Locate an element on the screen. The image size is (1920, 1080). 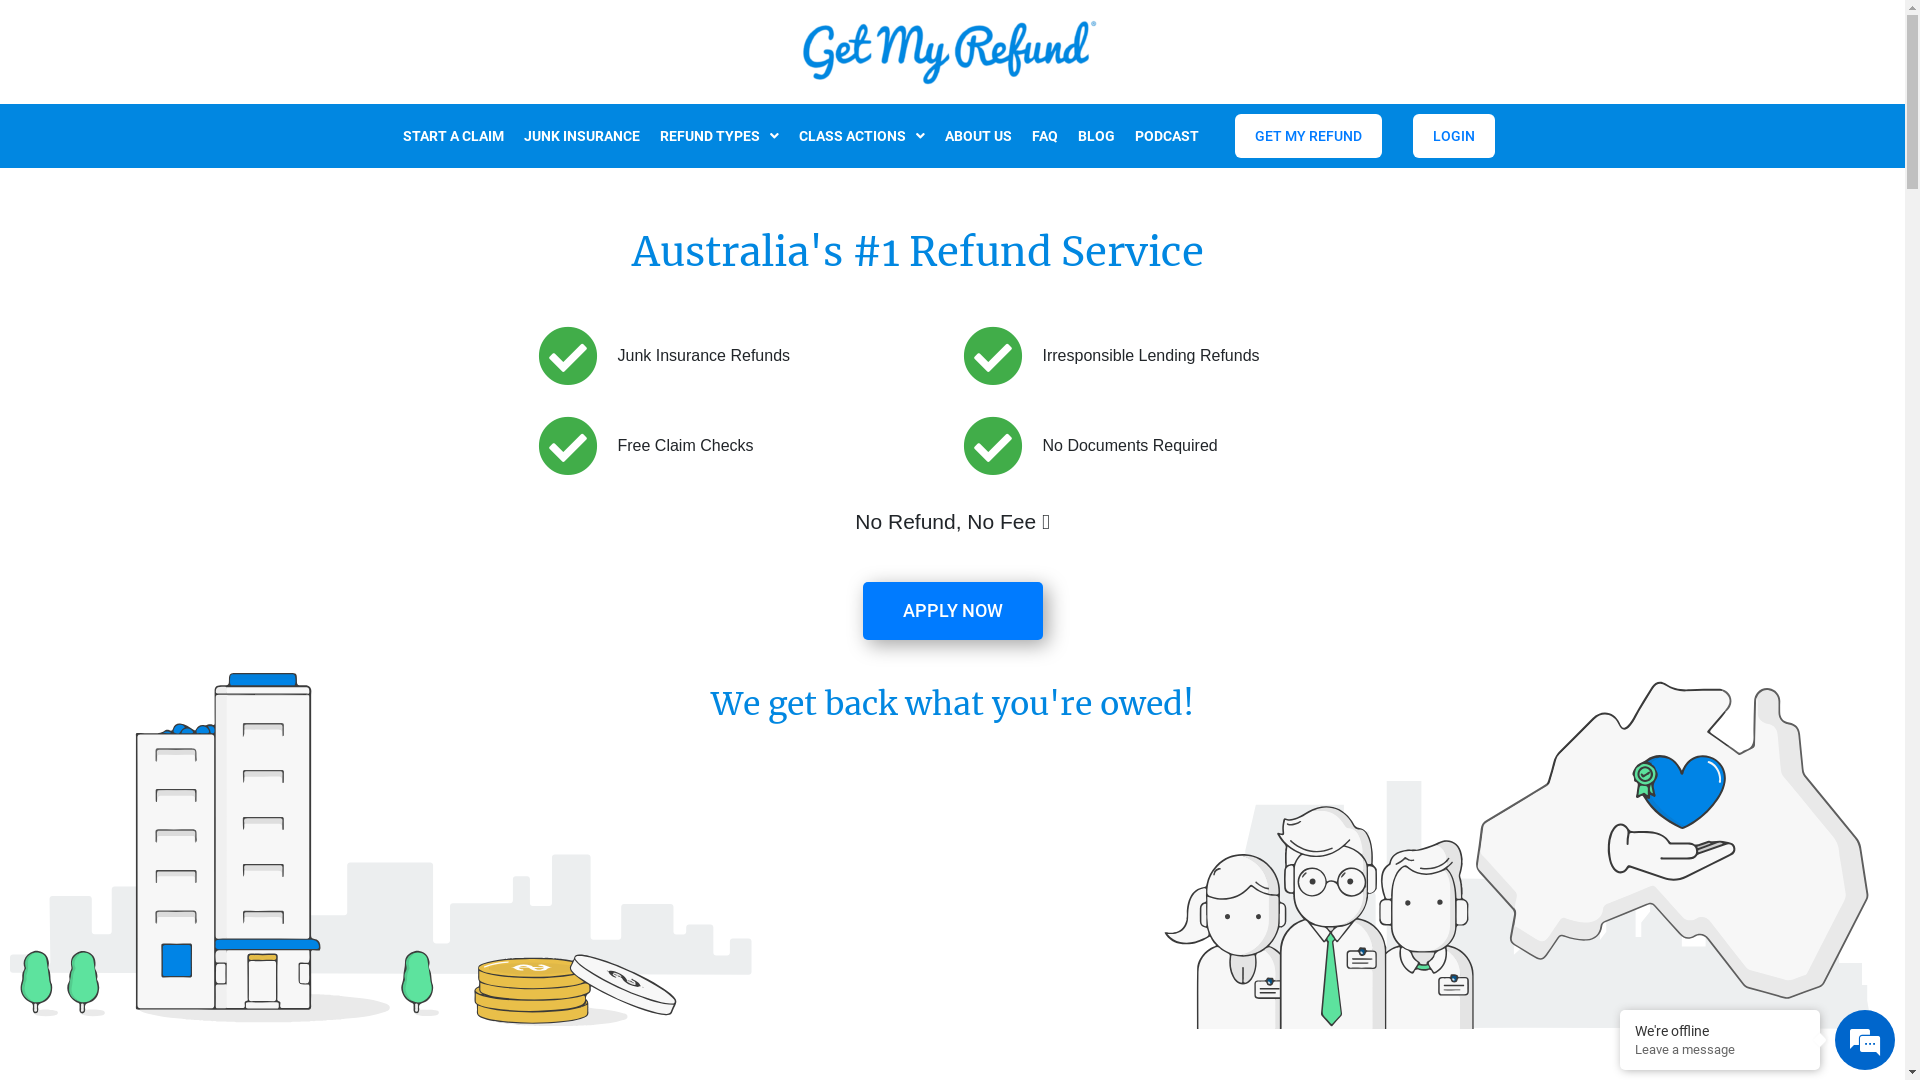
'CLASS ACTIONS' is located at coordinates (860, 135).